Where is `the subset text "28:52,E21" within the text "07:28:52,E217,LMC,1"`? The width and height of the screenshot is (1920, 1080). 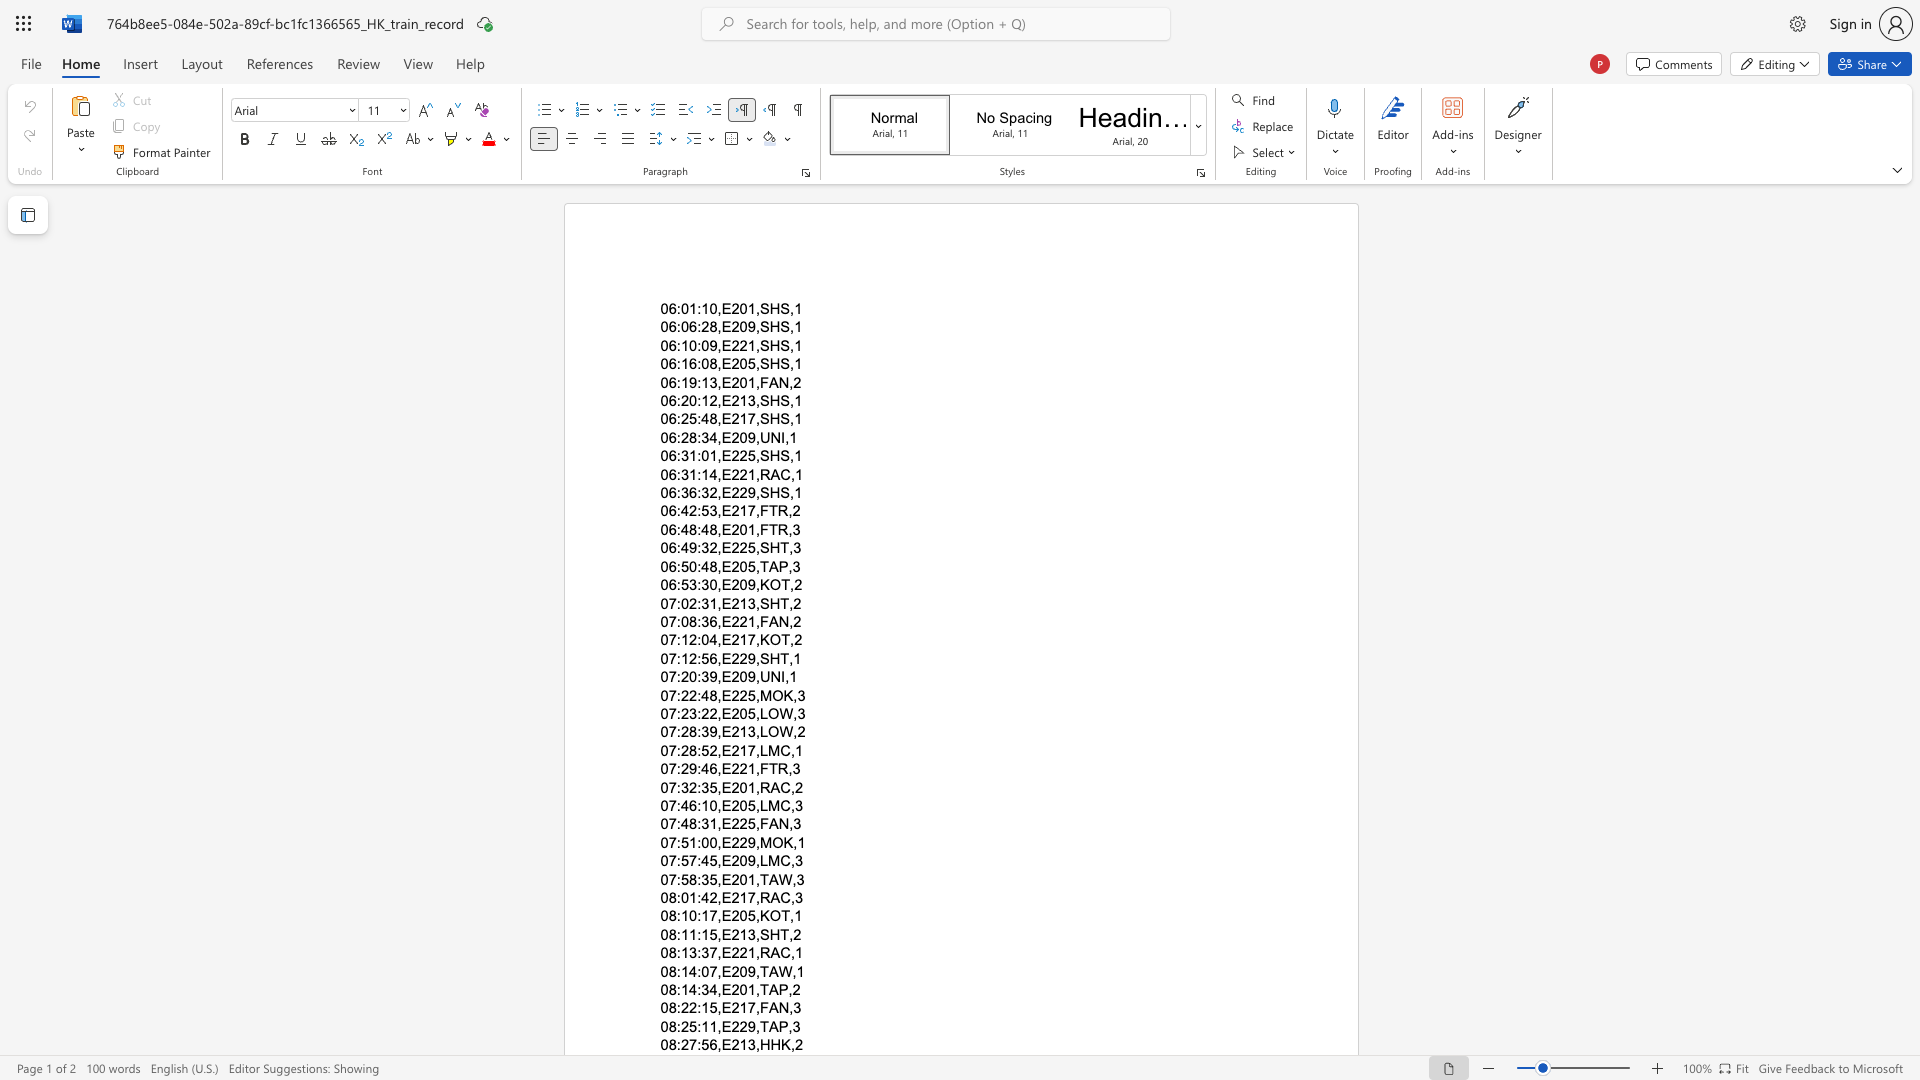 the subset text "28:52,E21" within the text "07:28:52,E217,LMC,1" is located at coordinates (680, 750).